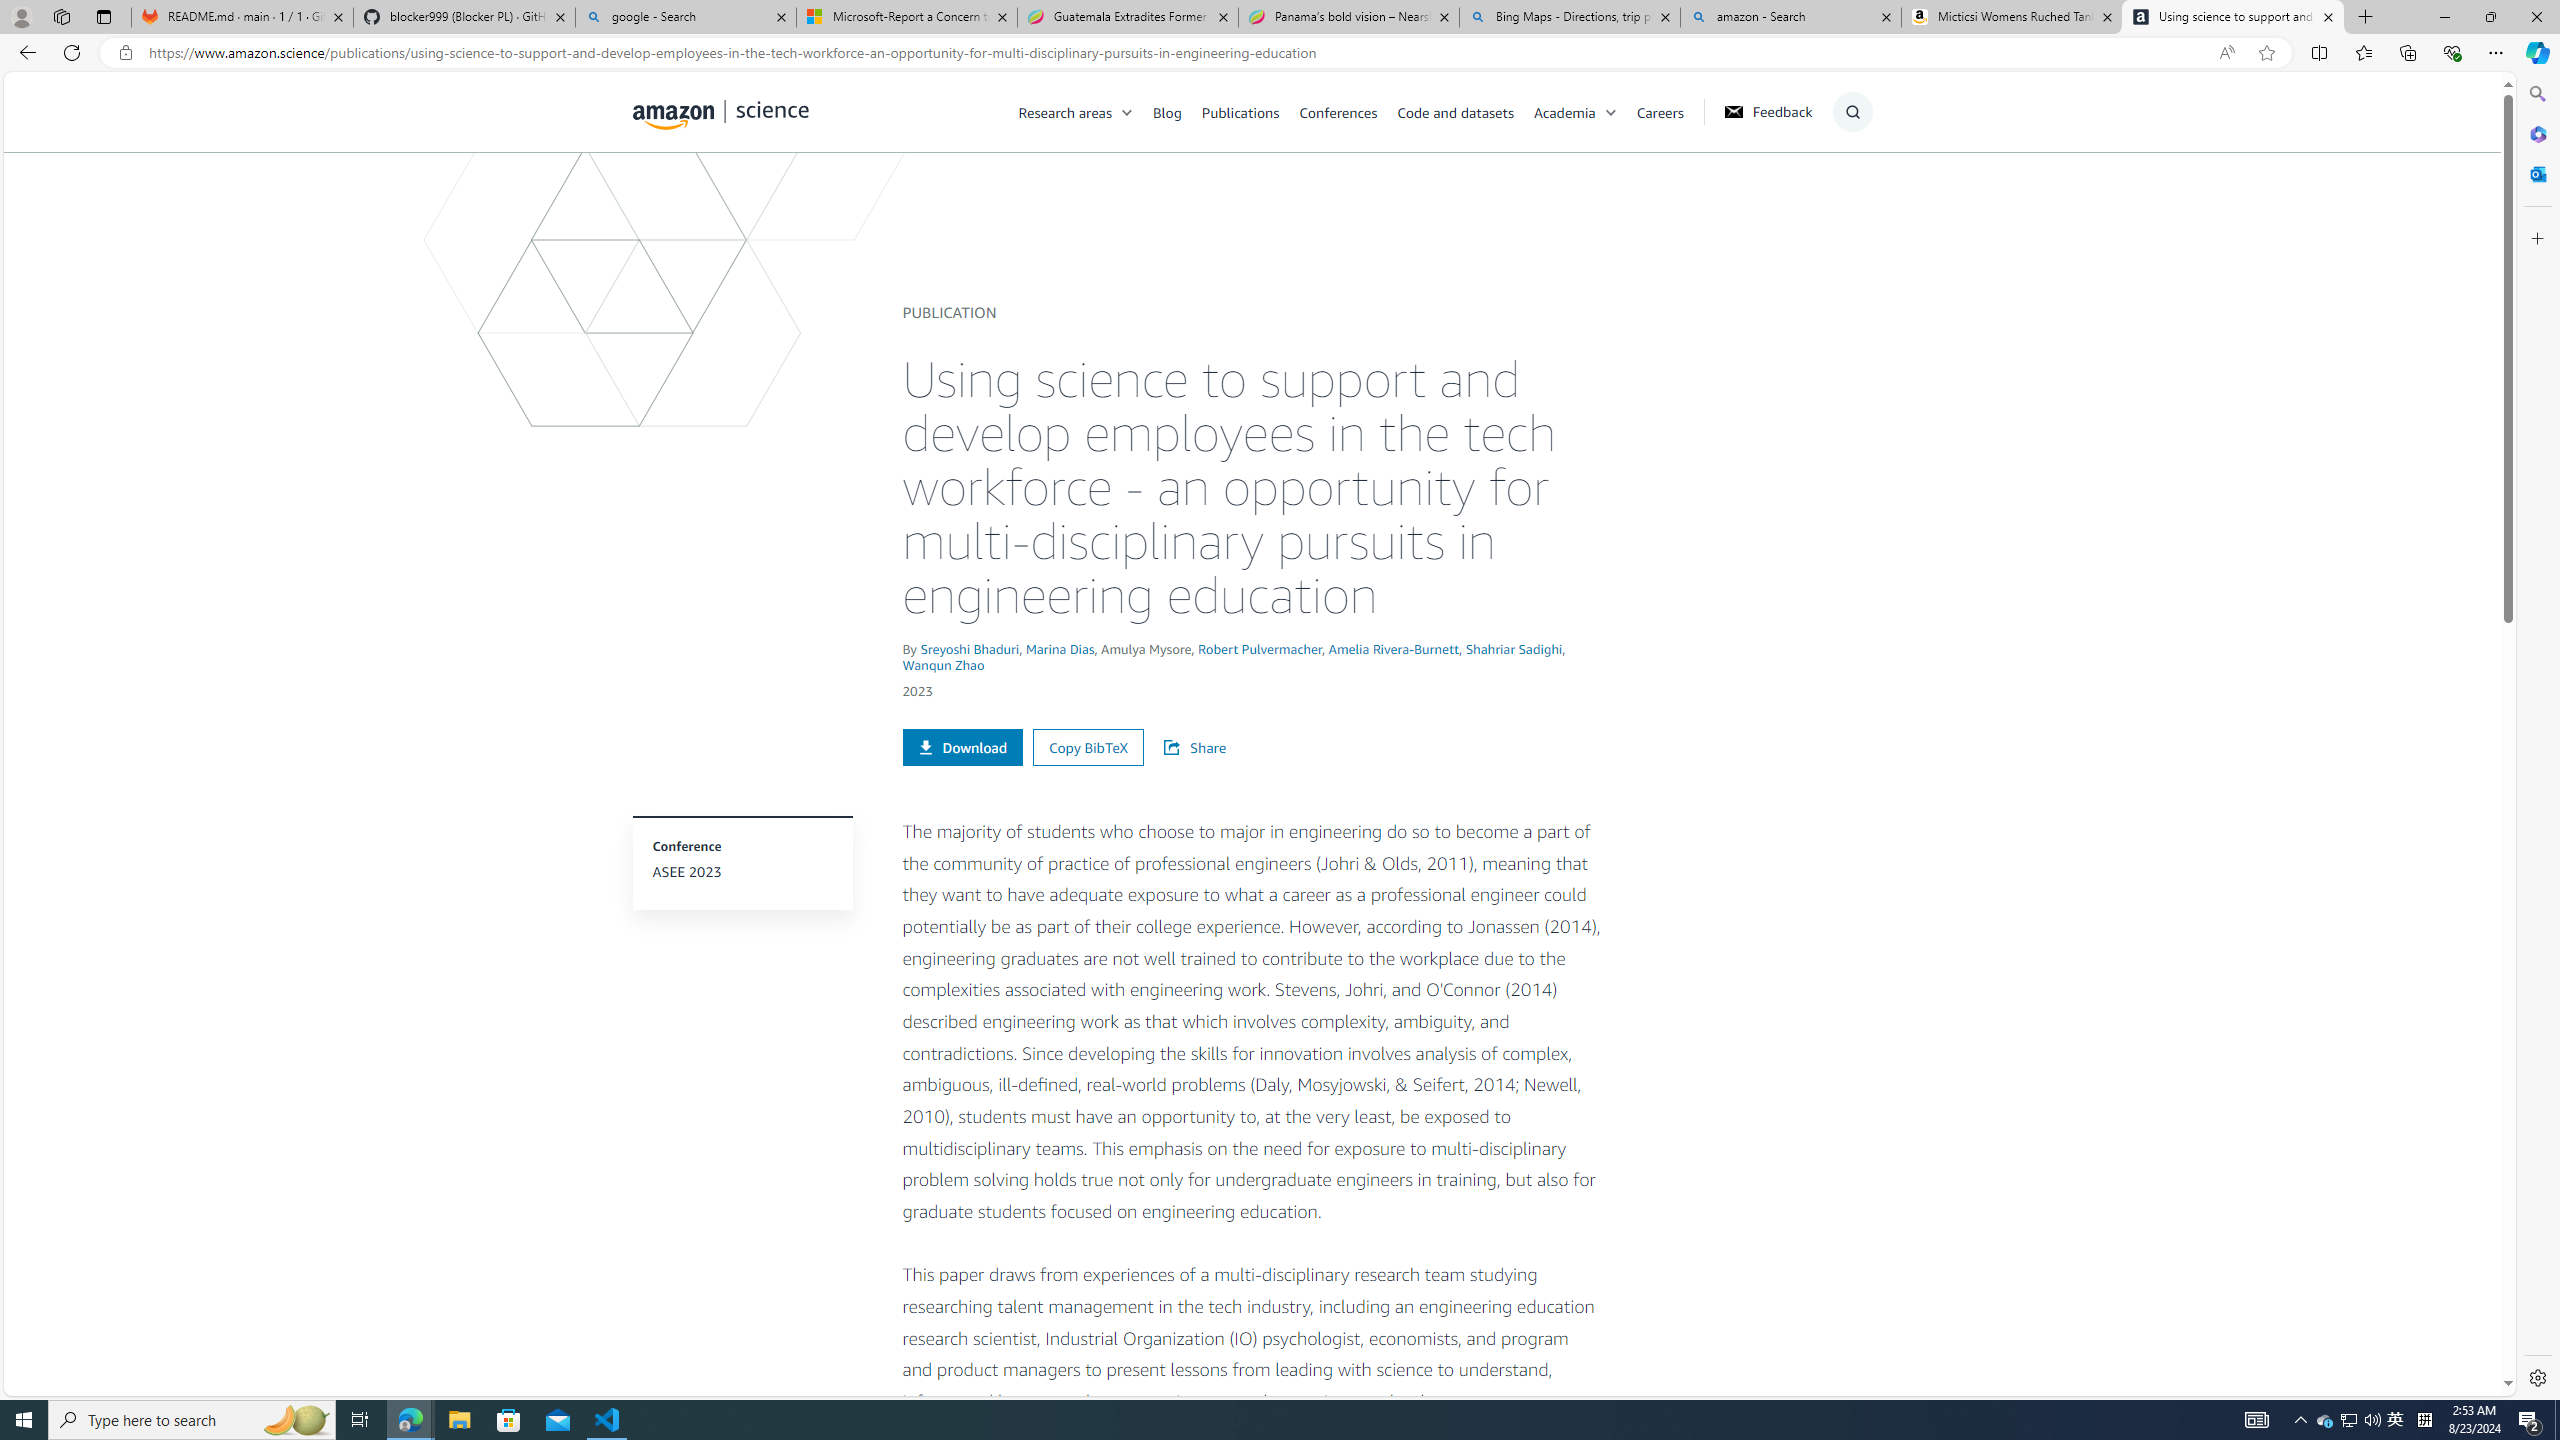 The height and width of the screenshot is (1440, 2560). What do you see at coordinates (1346, 111) in the screenshot?
I see `'Conferences'` at bounding box center [1346, 111].